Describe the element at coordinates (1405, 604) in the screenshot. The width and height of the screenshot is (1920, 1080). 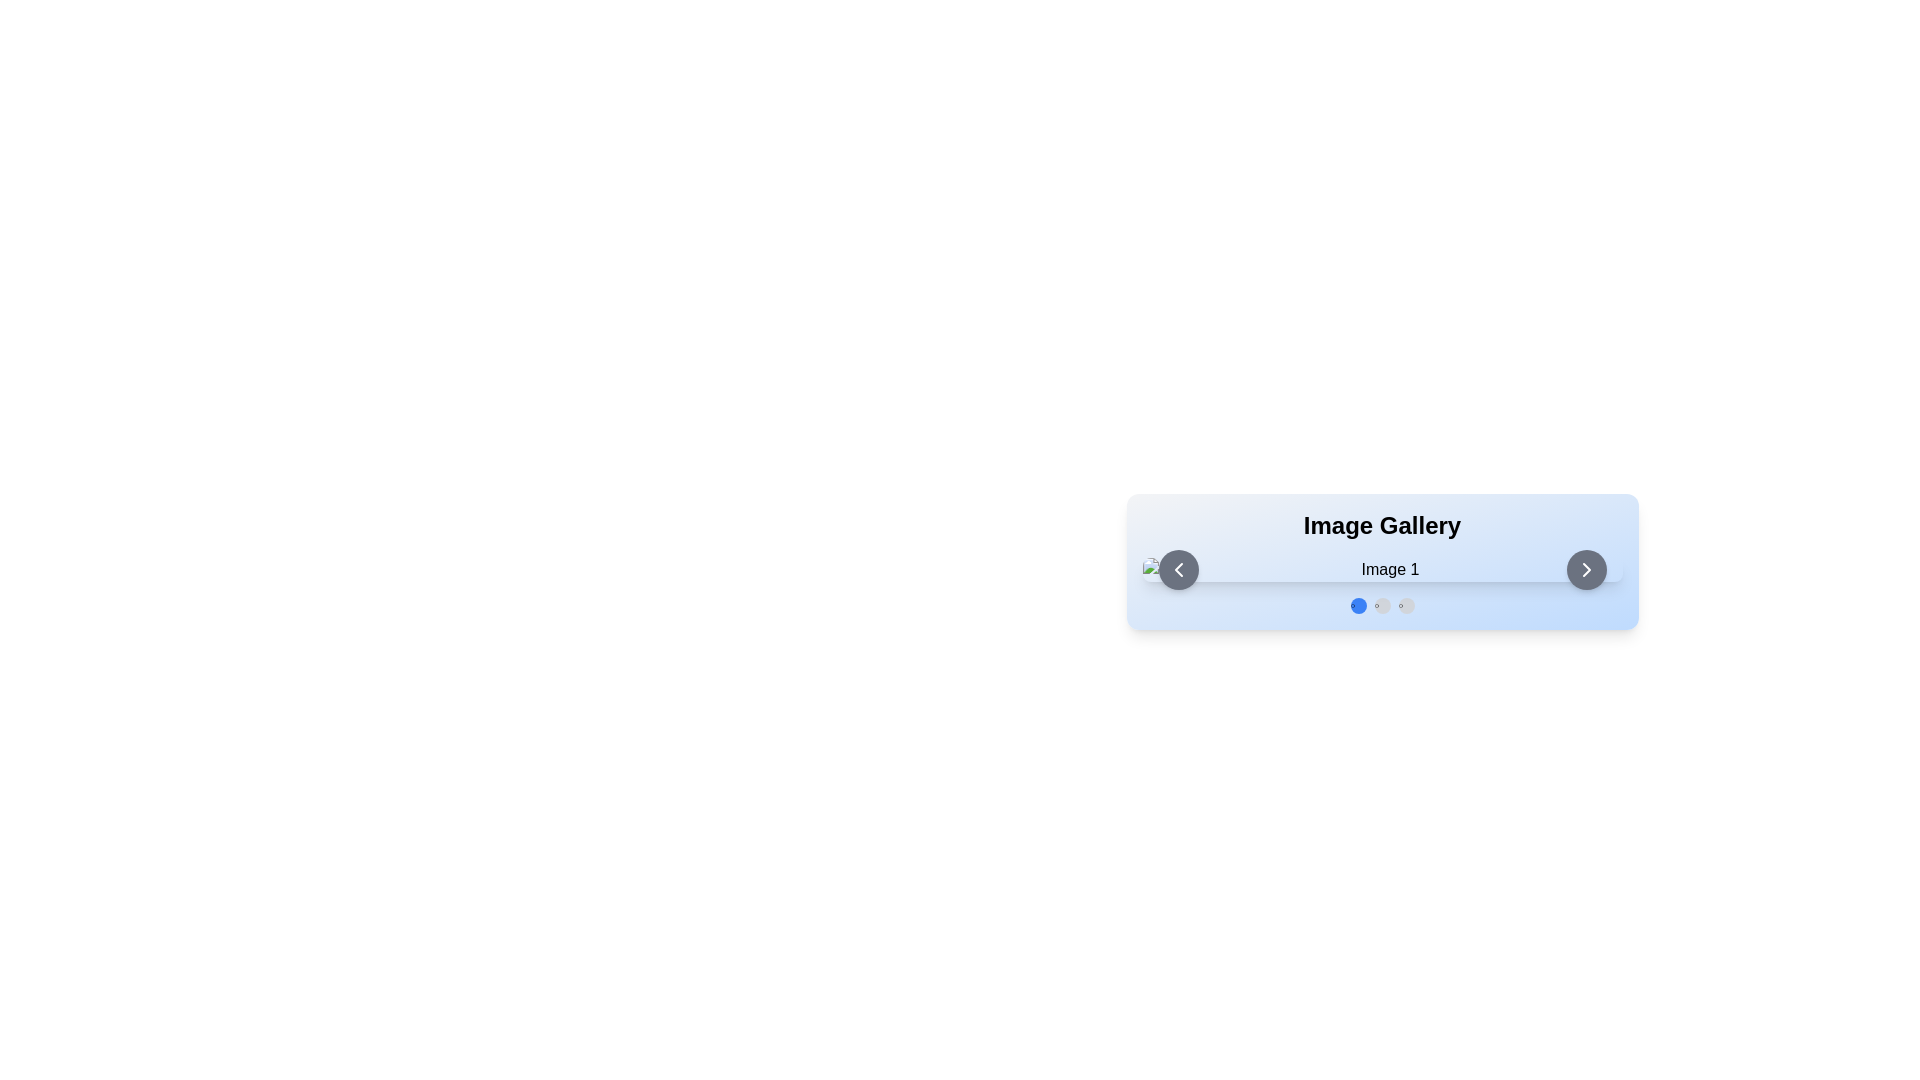
I see `the Navigation button that allows users to navigate to the third item in the gallery, located below the 'Image Gallery' section and situated between a gray circular button and a blue circular button` at that location.